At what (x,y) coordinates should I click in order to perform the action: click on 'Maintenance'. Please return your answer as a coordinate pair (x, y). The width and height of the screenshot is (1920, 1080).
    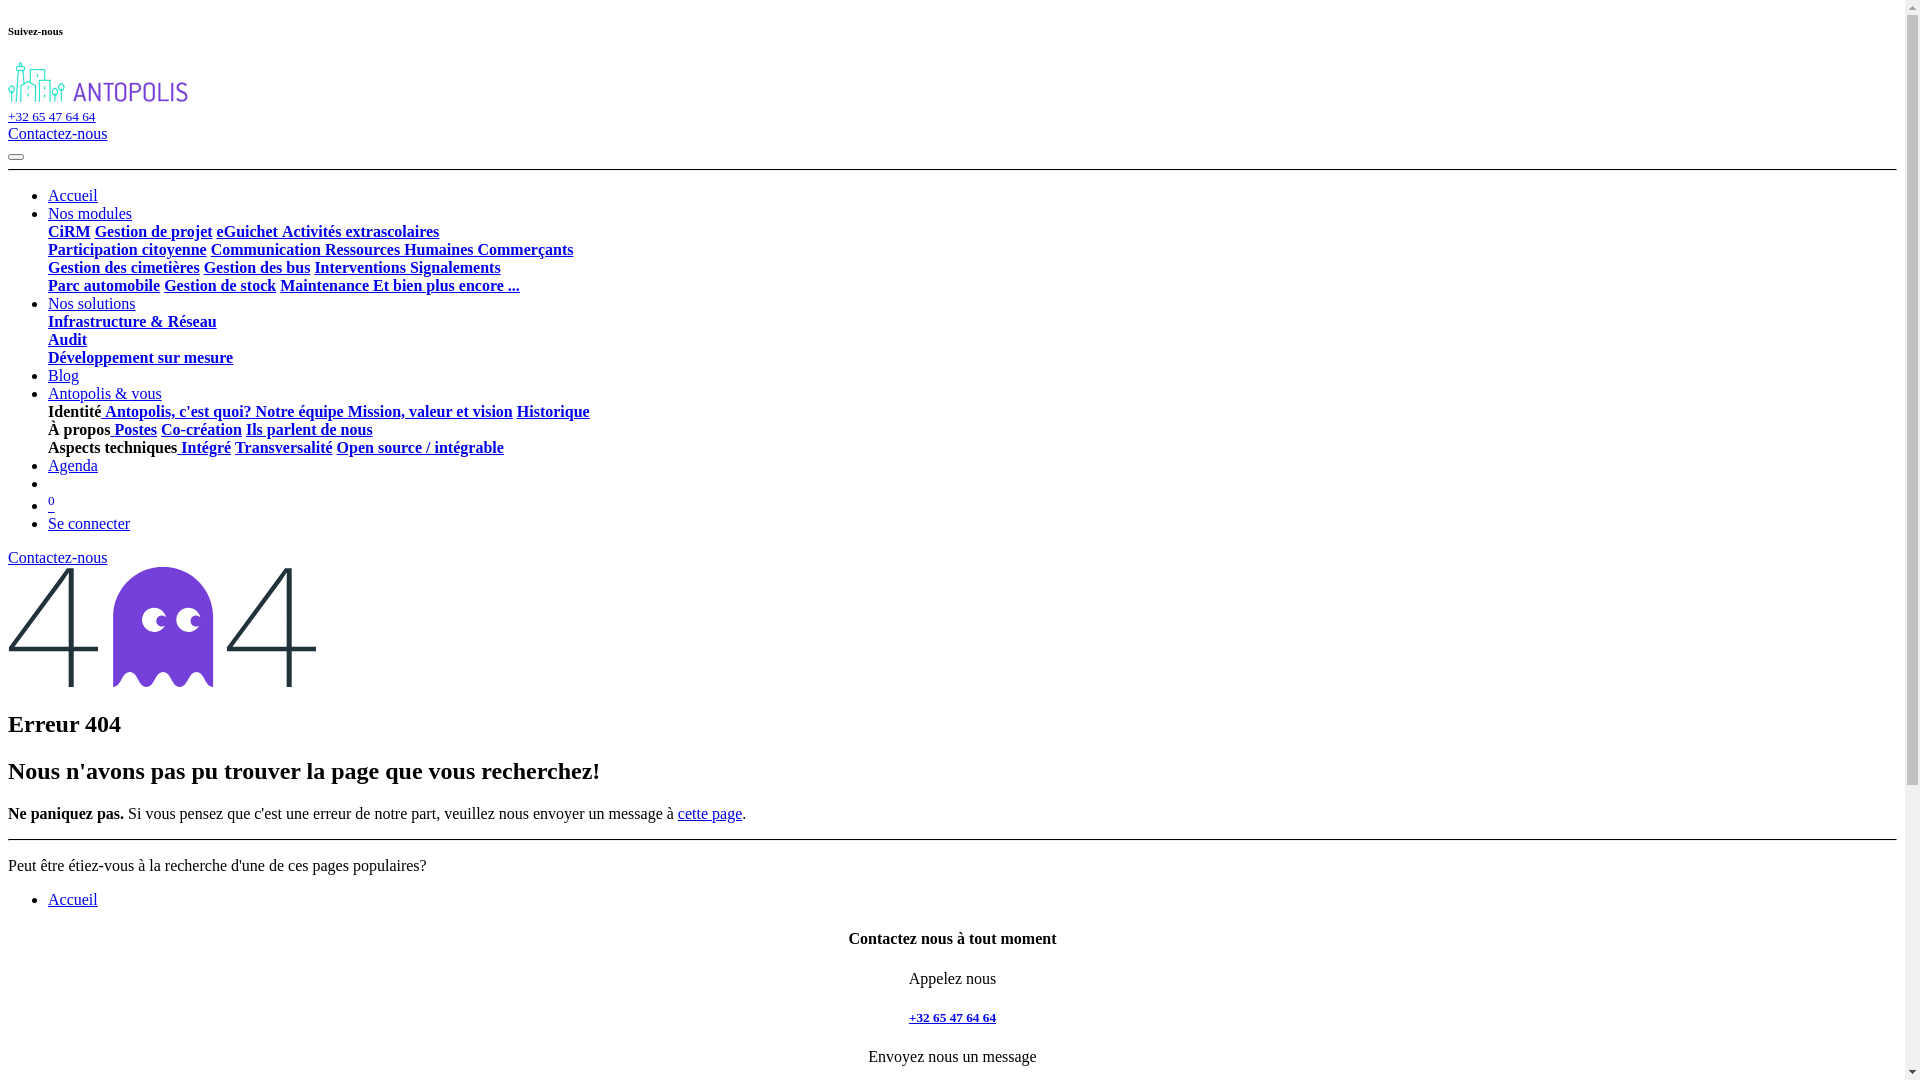
    Looking at the image, I should click on (324, 285).